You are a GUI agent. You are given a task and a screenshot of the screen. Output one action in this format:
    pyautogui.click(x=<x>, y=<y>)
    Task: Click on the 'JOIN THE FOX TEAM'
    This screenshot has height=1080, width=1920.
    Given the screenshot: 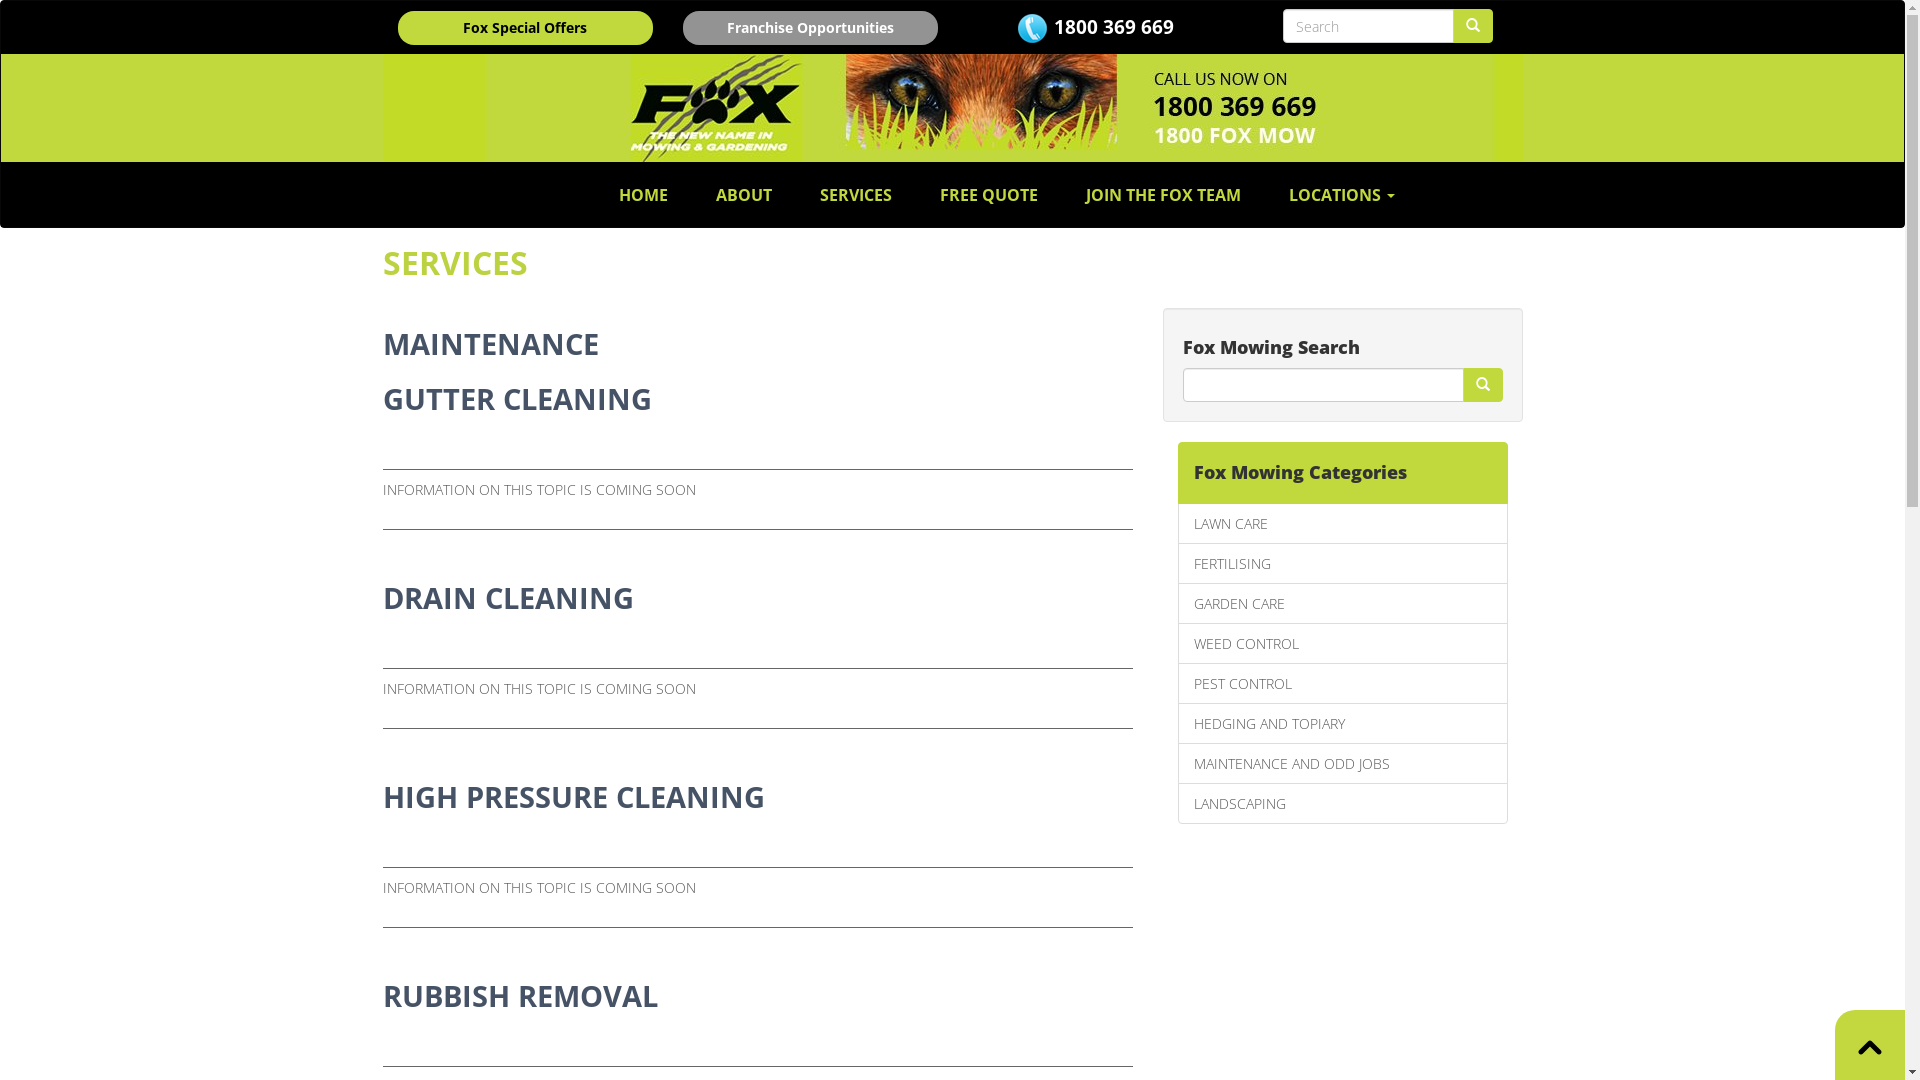 What is the action you would take?
    pyautogui.click(x=1163, y=195)
    